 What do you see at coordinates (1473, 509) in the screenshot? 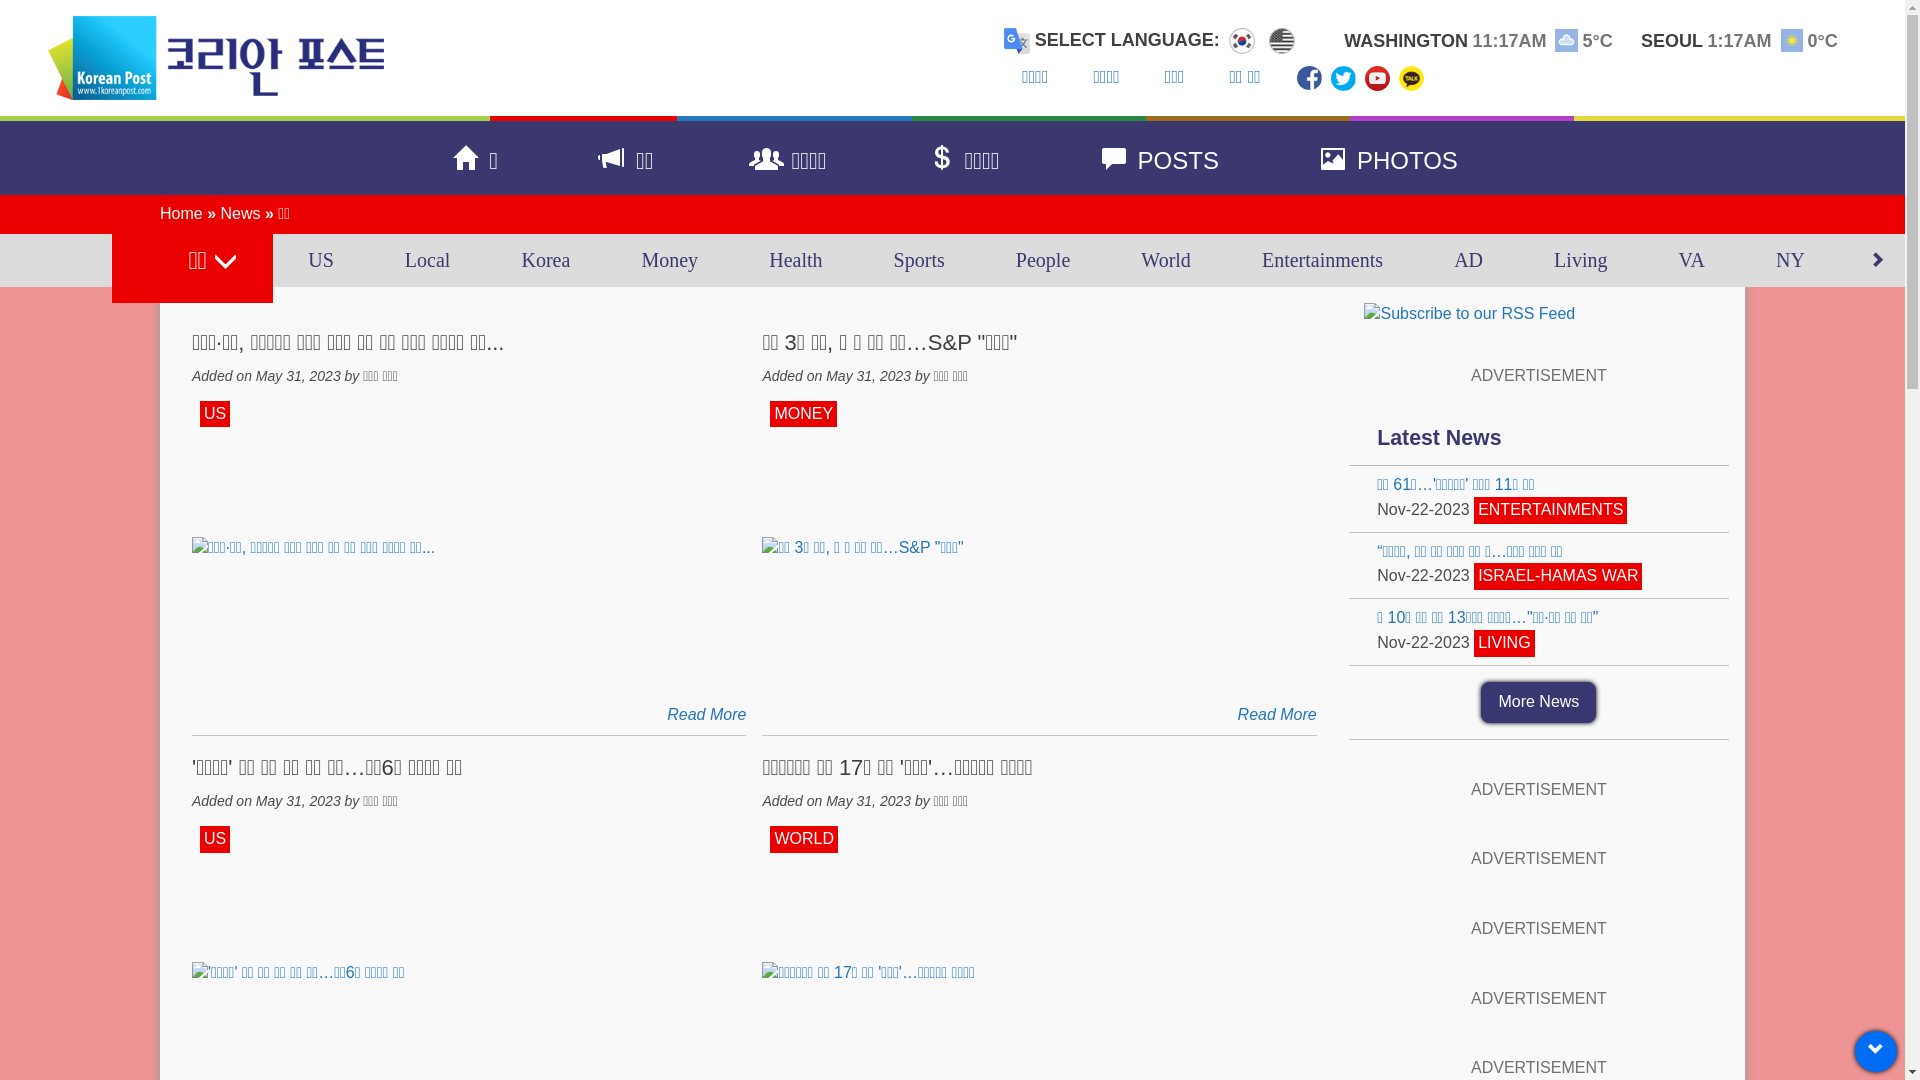
I see `'ENTERTAINMENTS'` at bounding box center [1473, 509].